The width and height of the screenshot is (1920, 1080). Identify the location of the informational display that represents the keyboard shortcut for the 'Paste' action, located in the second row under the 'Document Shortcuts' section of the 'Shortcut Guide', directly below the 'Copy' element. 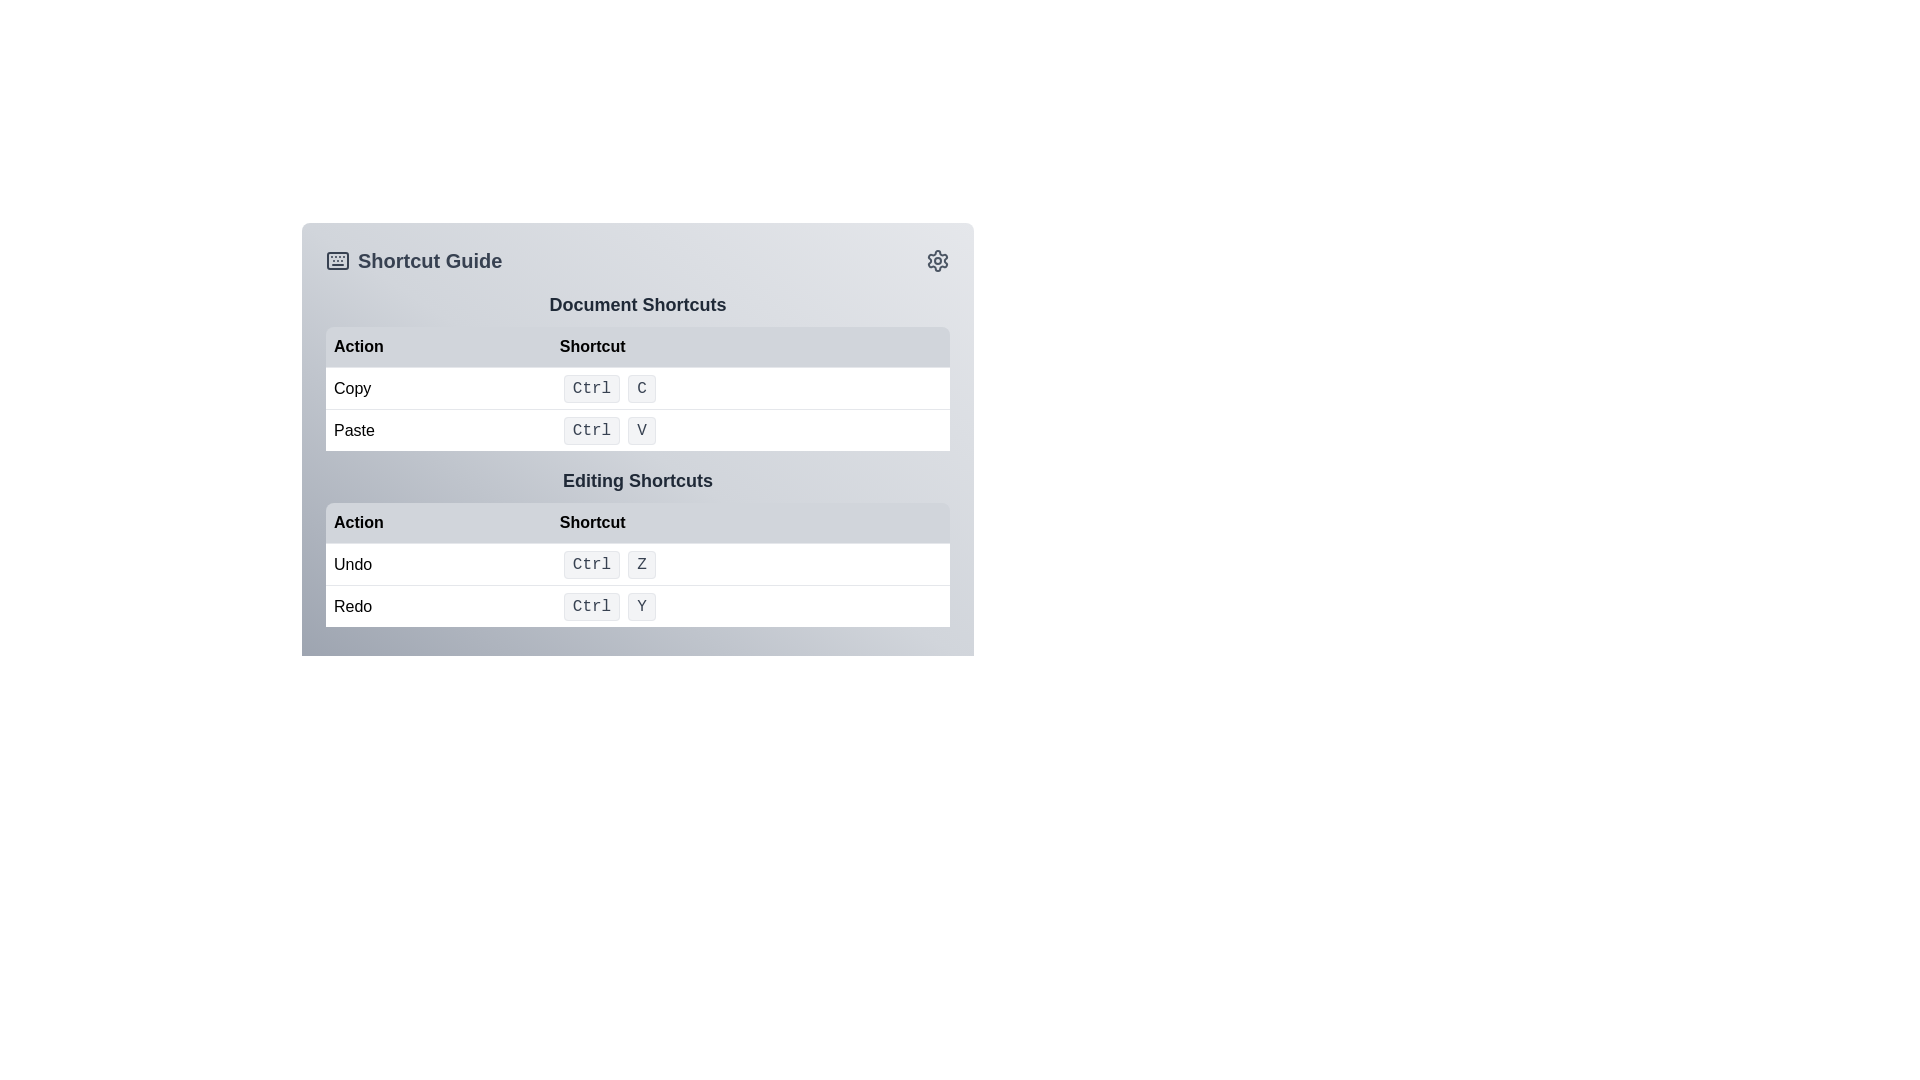
(637, 428).